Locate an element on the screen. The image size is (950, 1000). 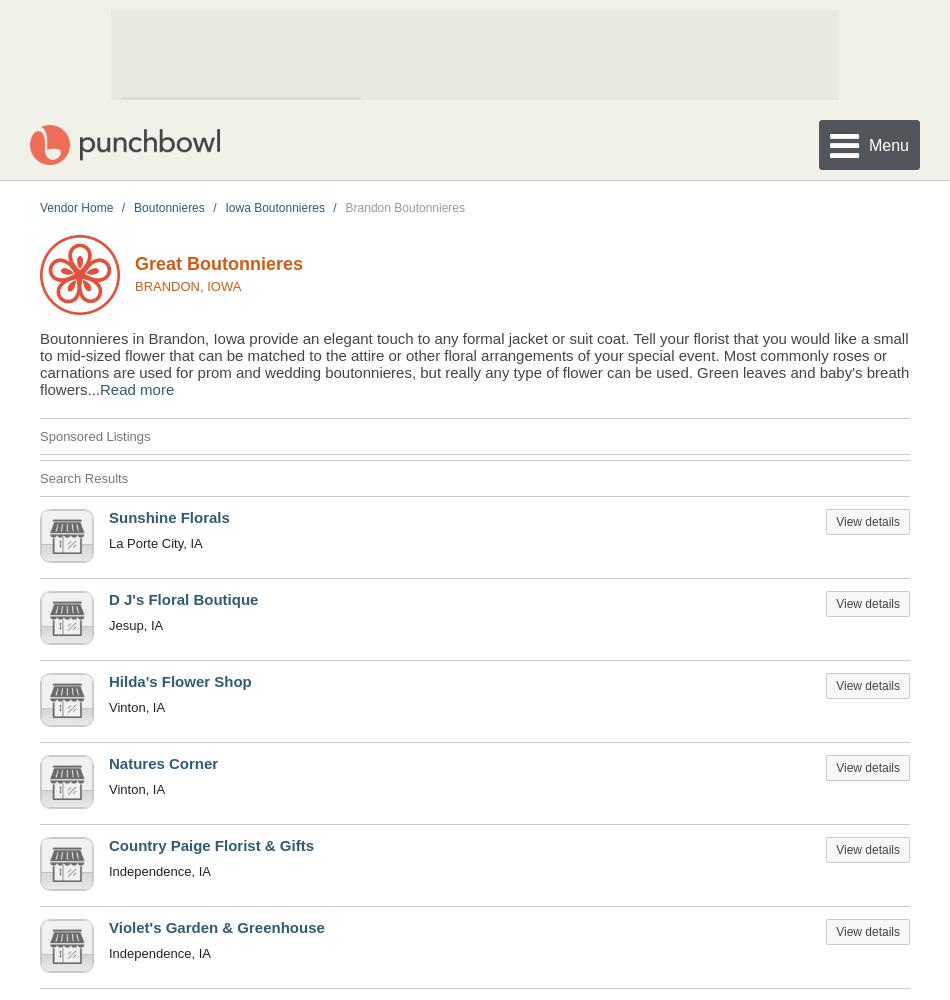
'Boutonnieres' is located at coordinates (169, 206).